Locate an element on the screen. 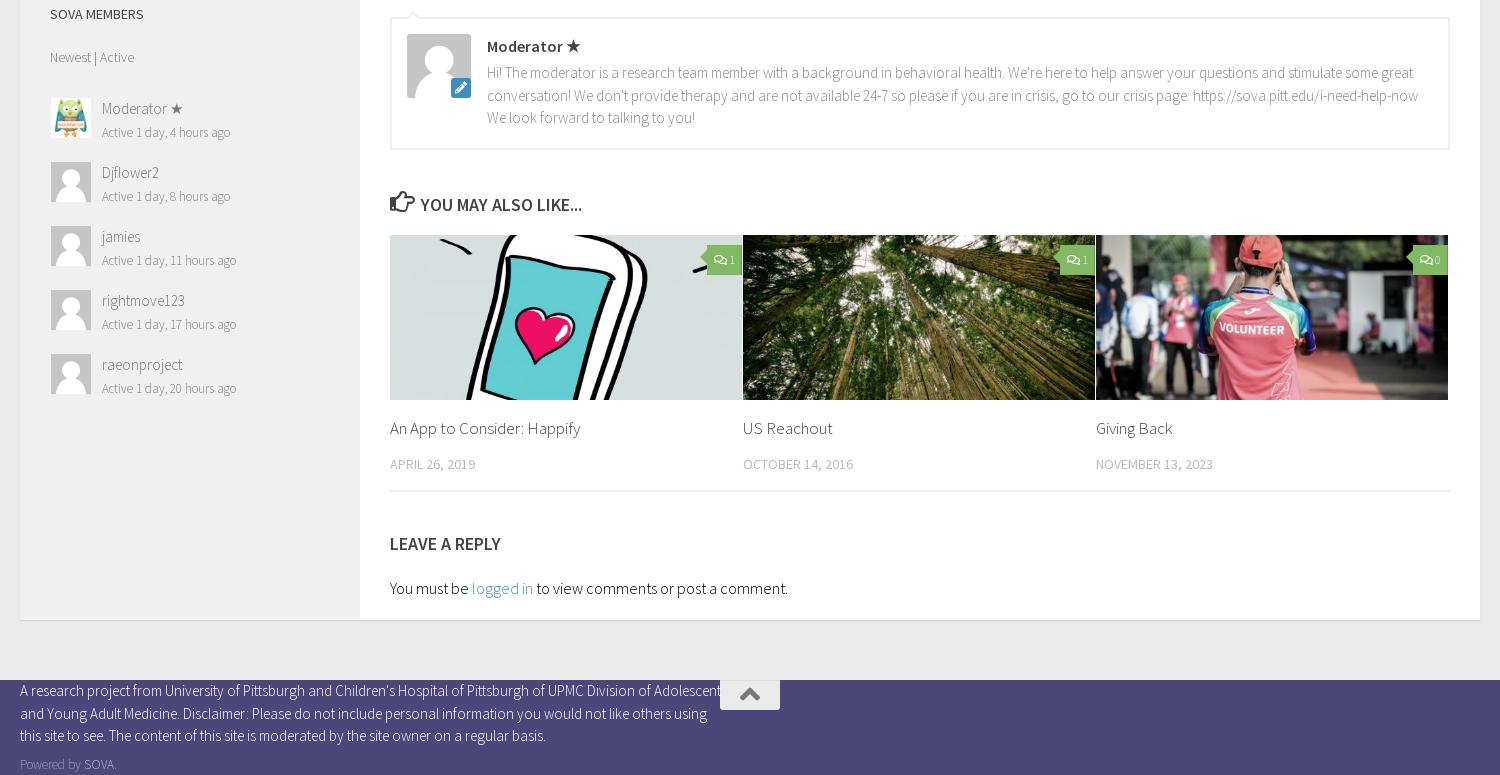 The width and height of the screenshot is (1500, 775). '.' is located at coordinates (114, 763).